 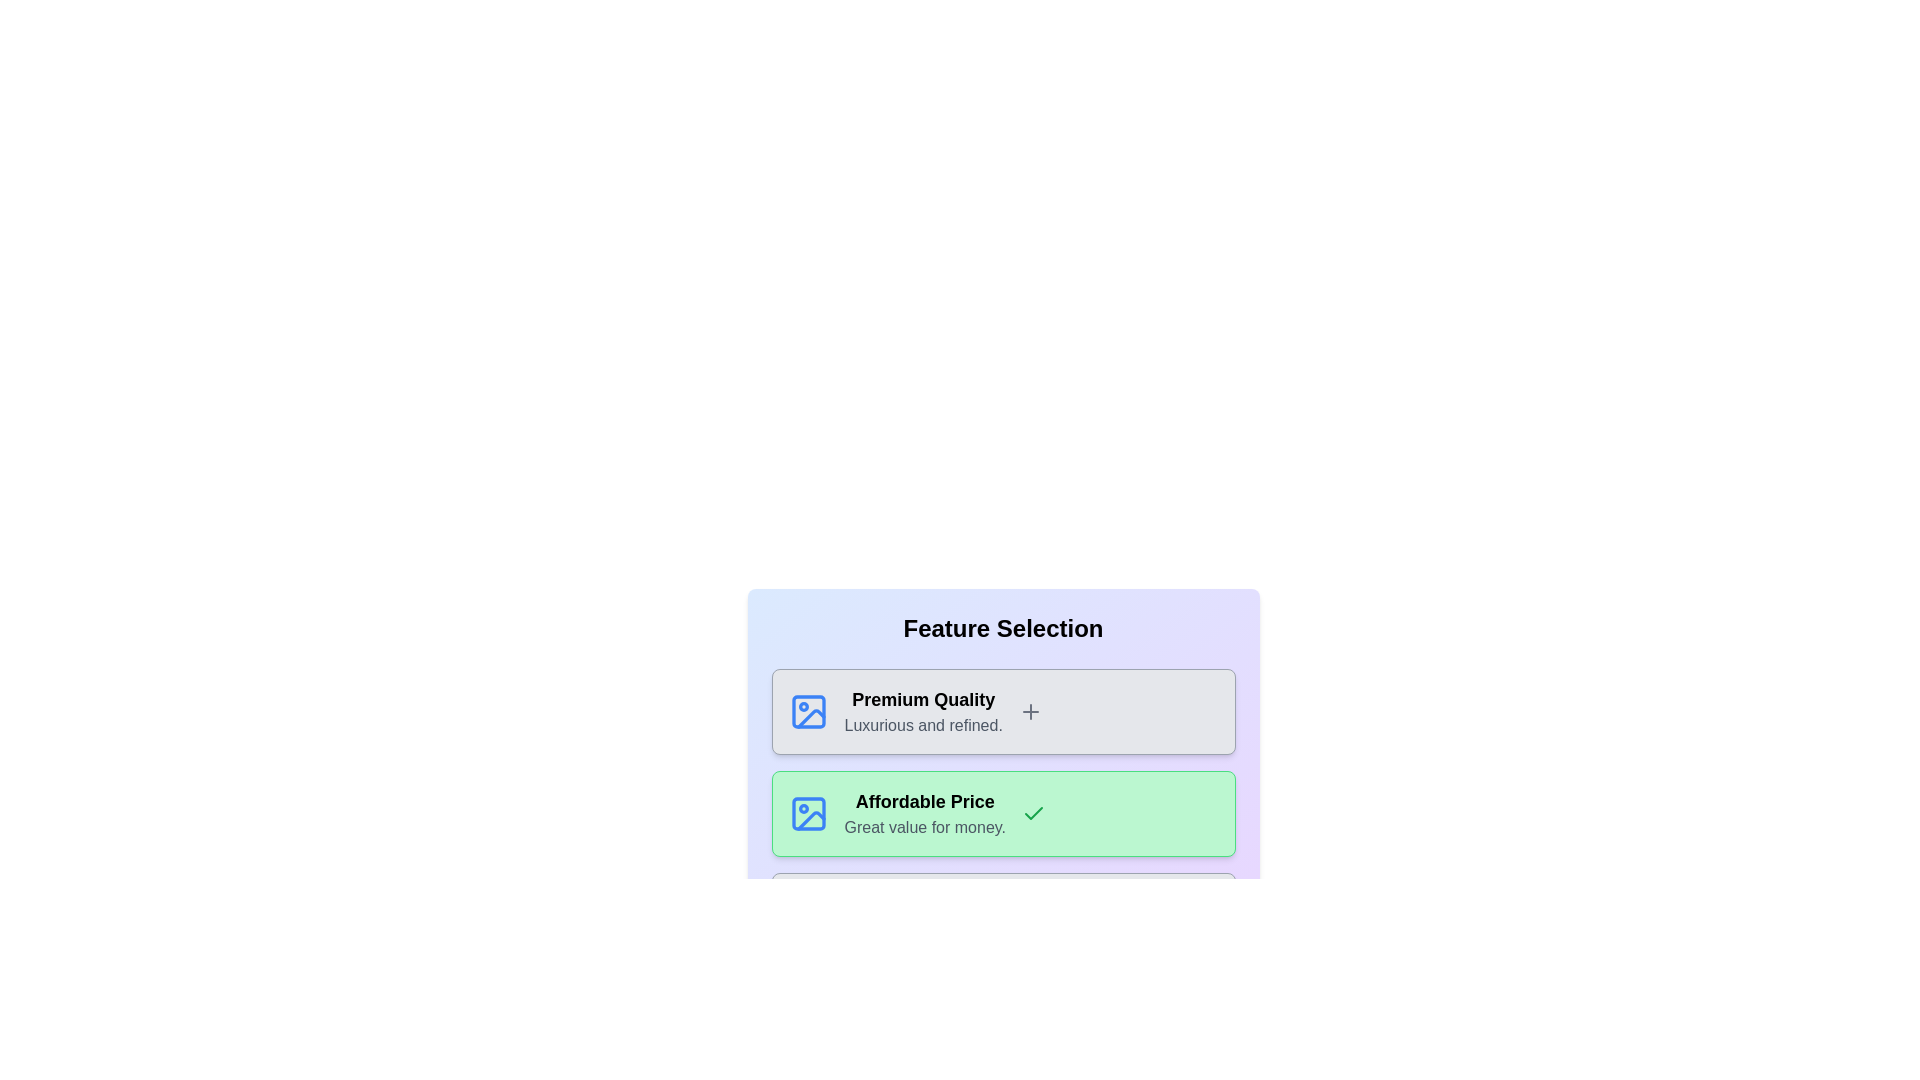 I want to click on the card labeled 'Premium Quality', so click(x=1003, y=711).